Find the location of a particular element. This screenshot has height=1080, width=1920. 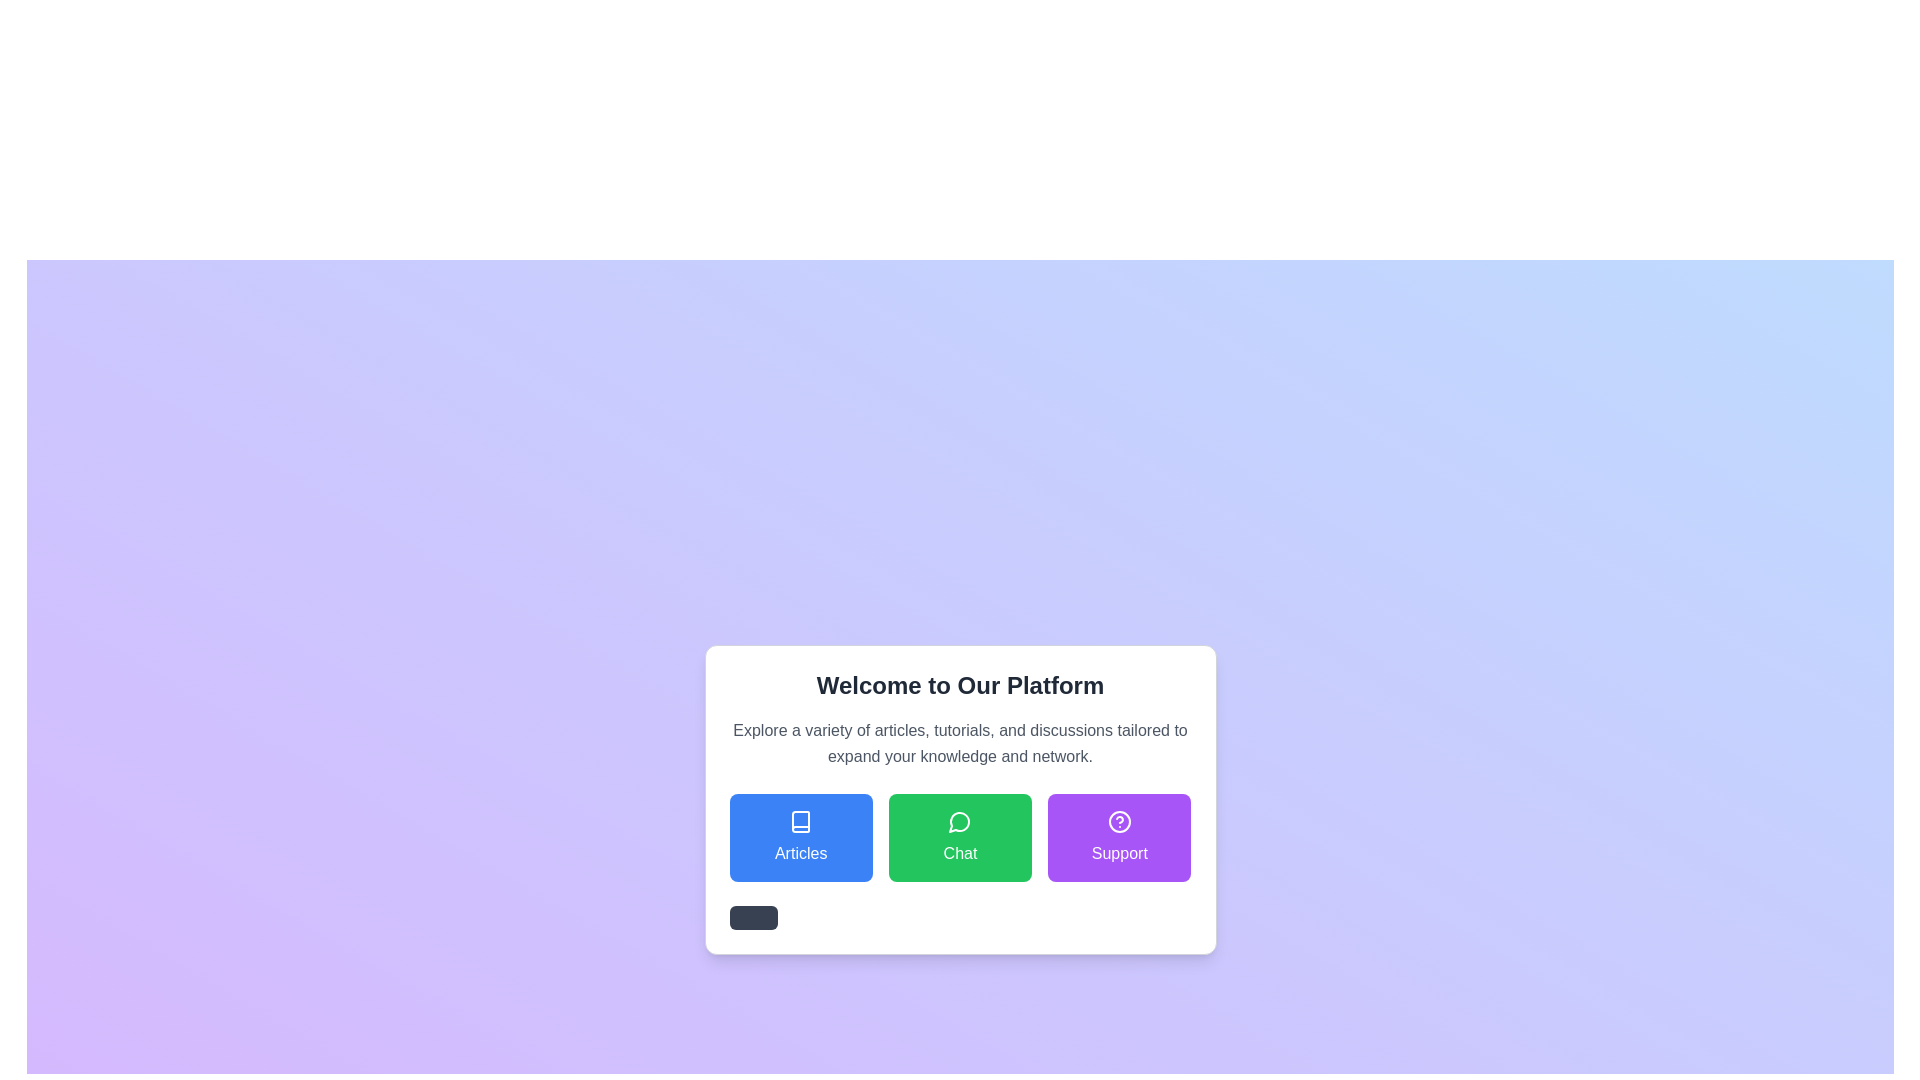

the middle button in the row of three buttons is located at coordinates (960, 837).